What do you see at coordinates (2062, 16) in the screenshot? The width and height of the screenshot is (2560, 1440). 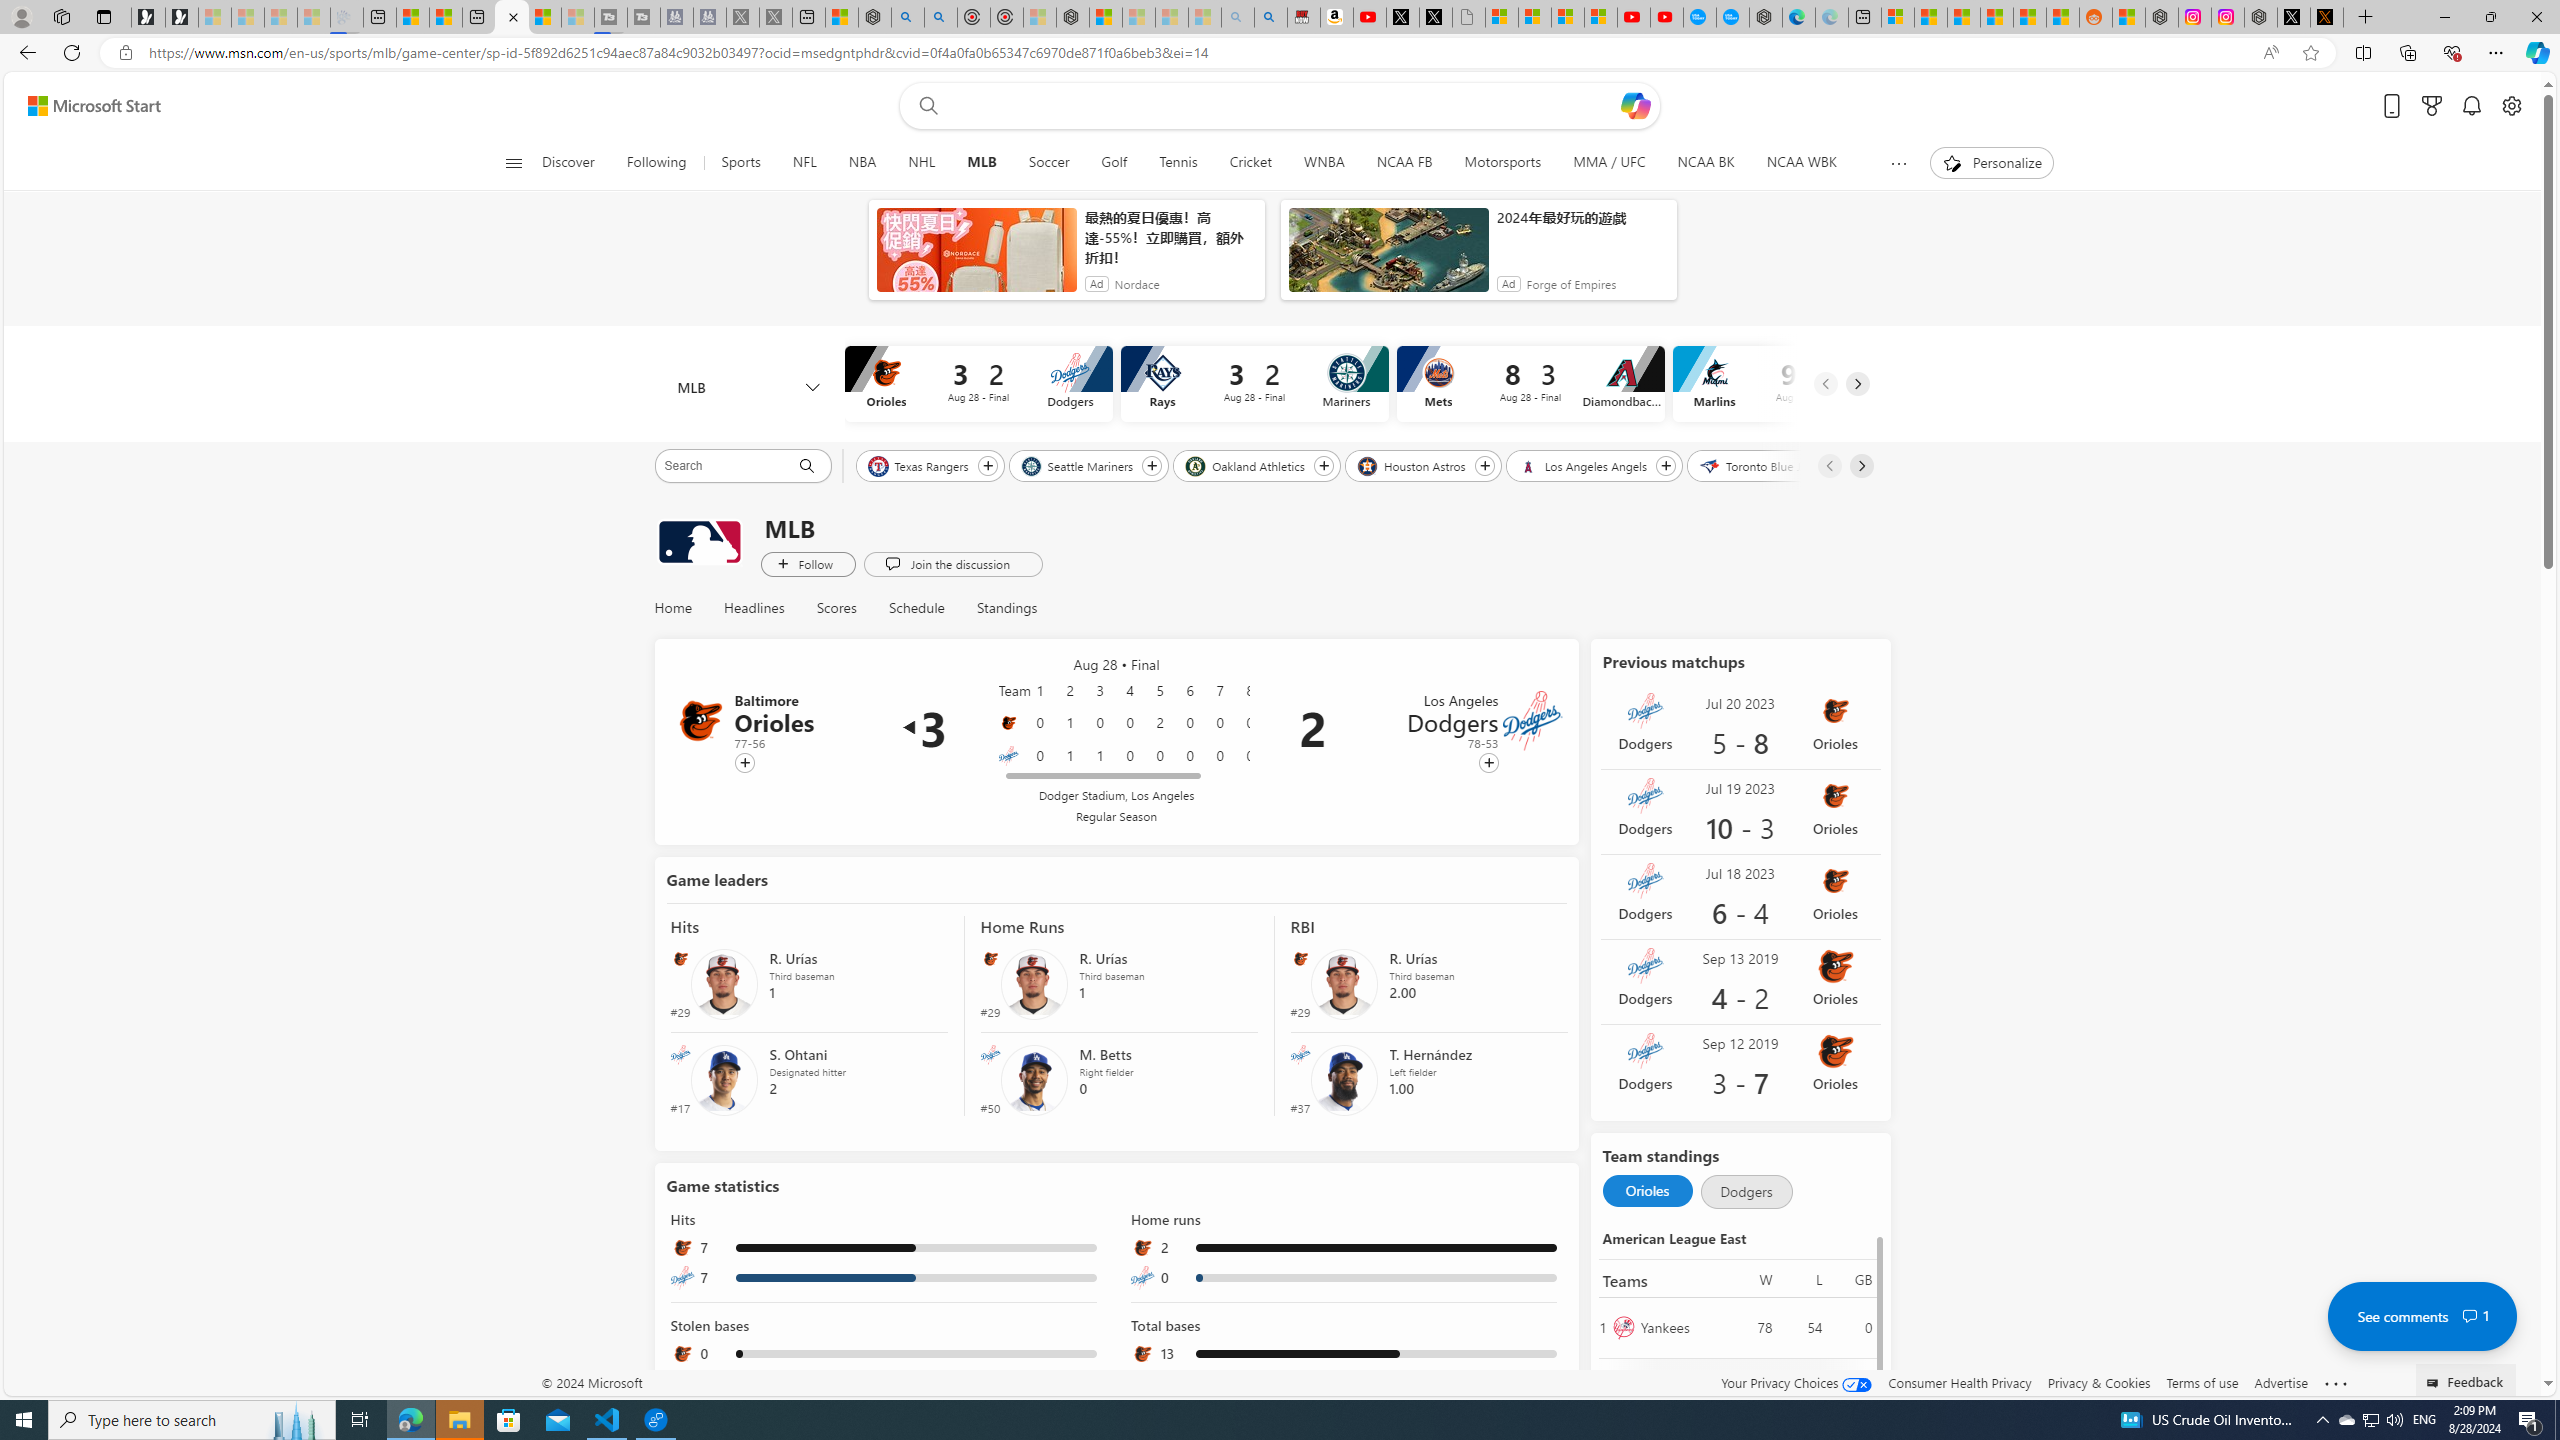 I see `'Shanghai, China Weather trends | Microsoft Weather'` at bounding box center [2062, 16].